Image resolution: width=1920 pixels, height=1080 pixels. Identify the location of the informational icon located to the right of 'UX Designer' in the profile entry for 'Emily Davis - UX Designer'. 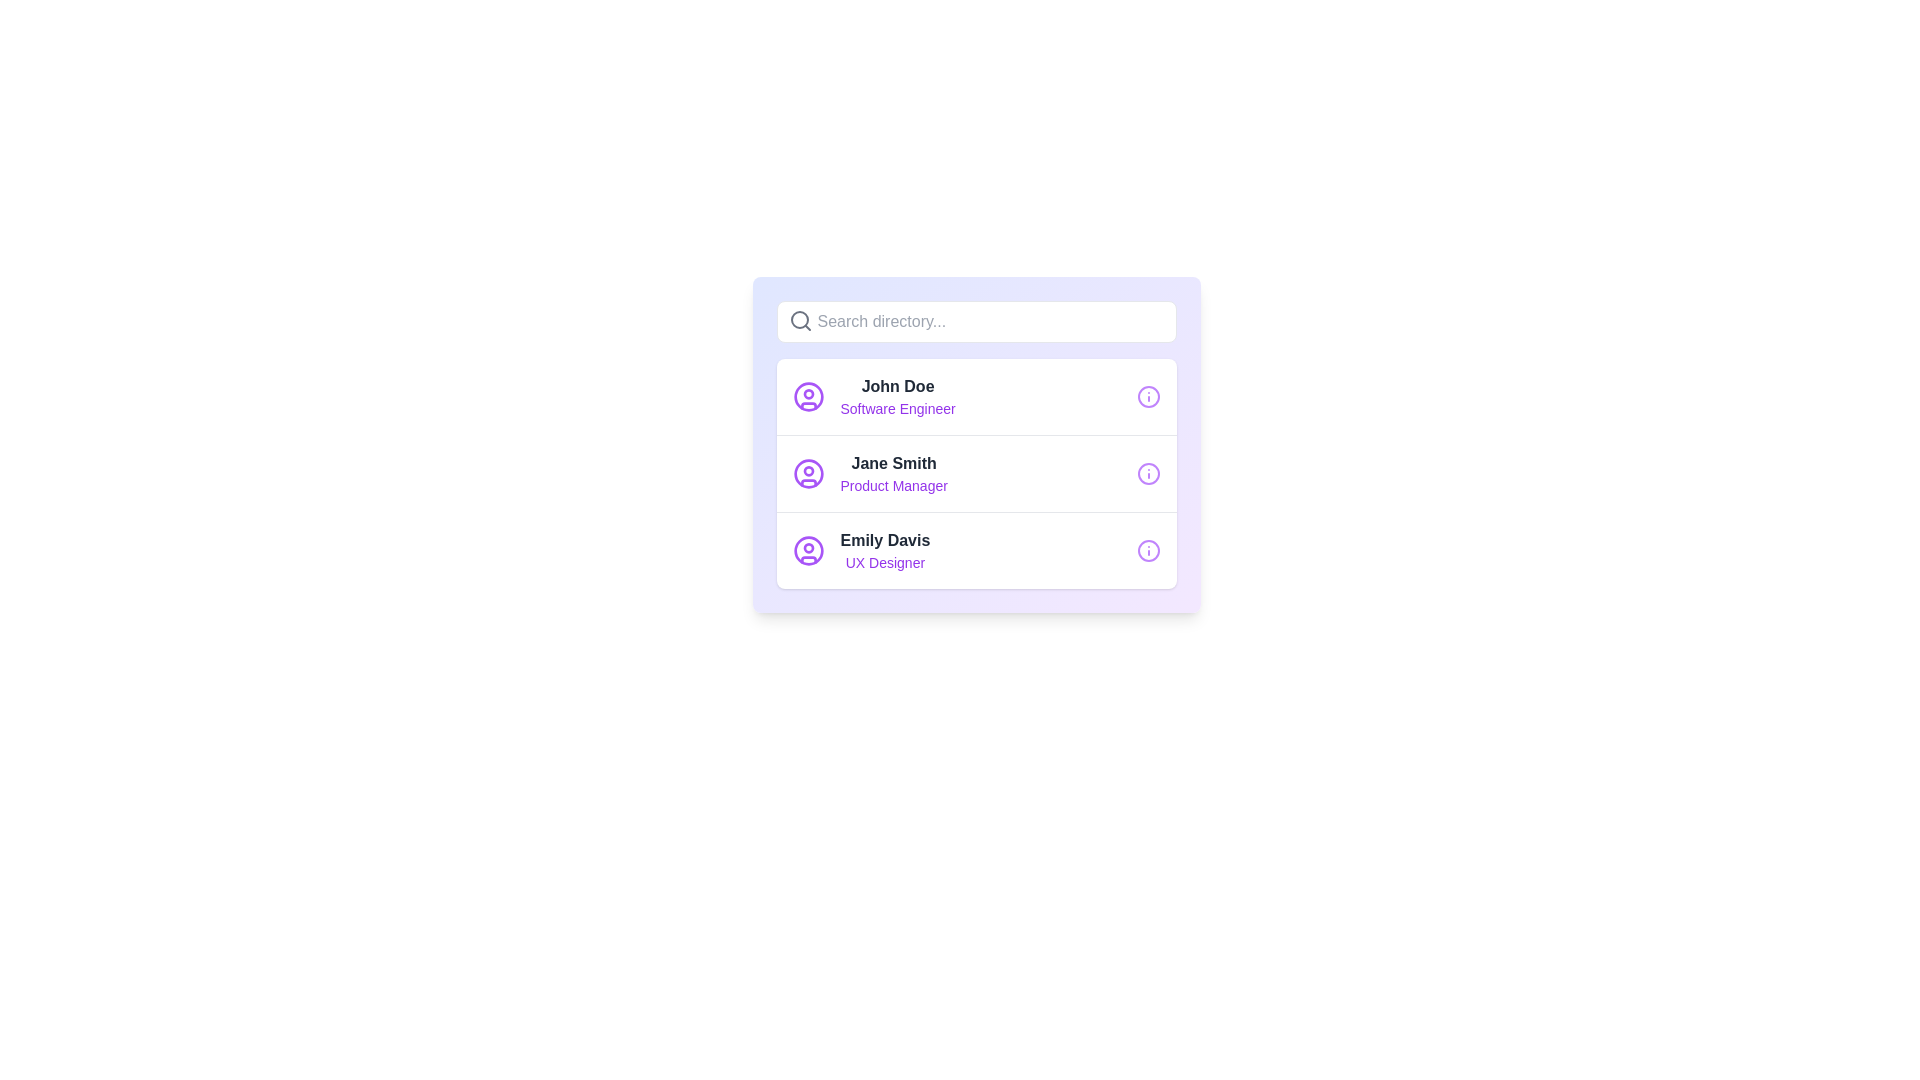
(1148, 551).